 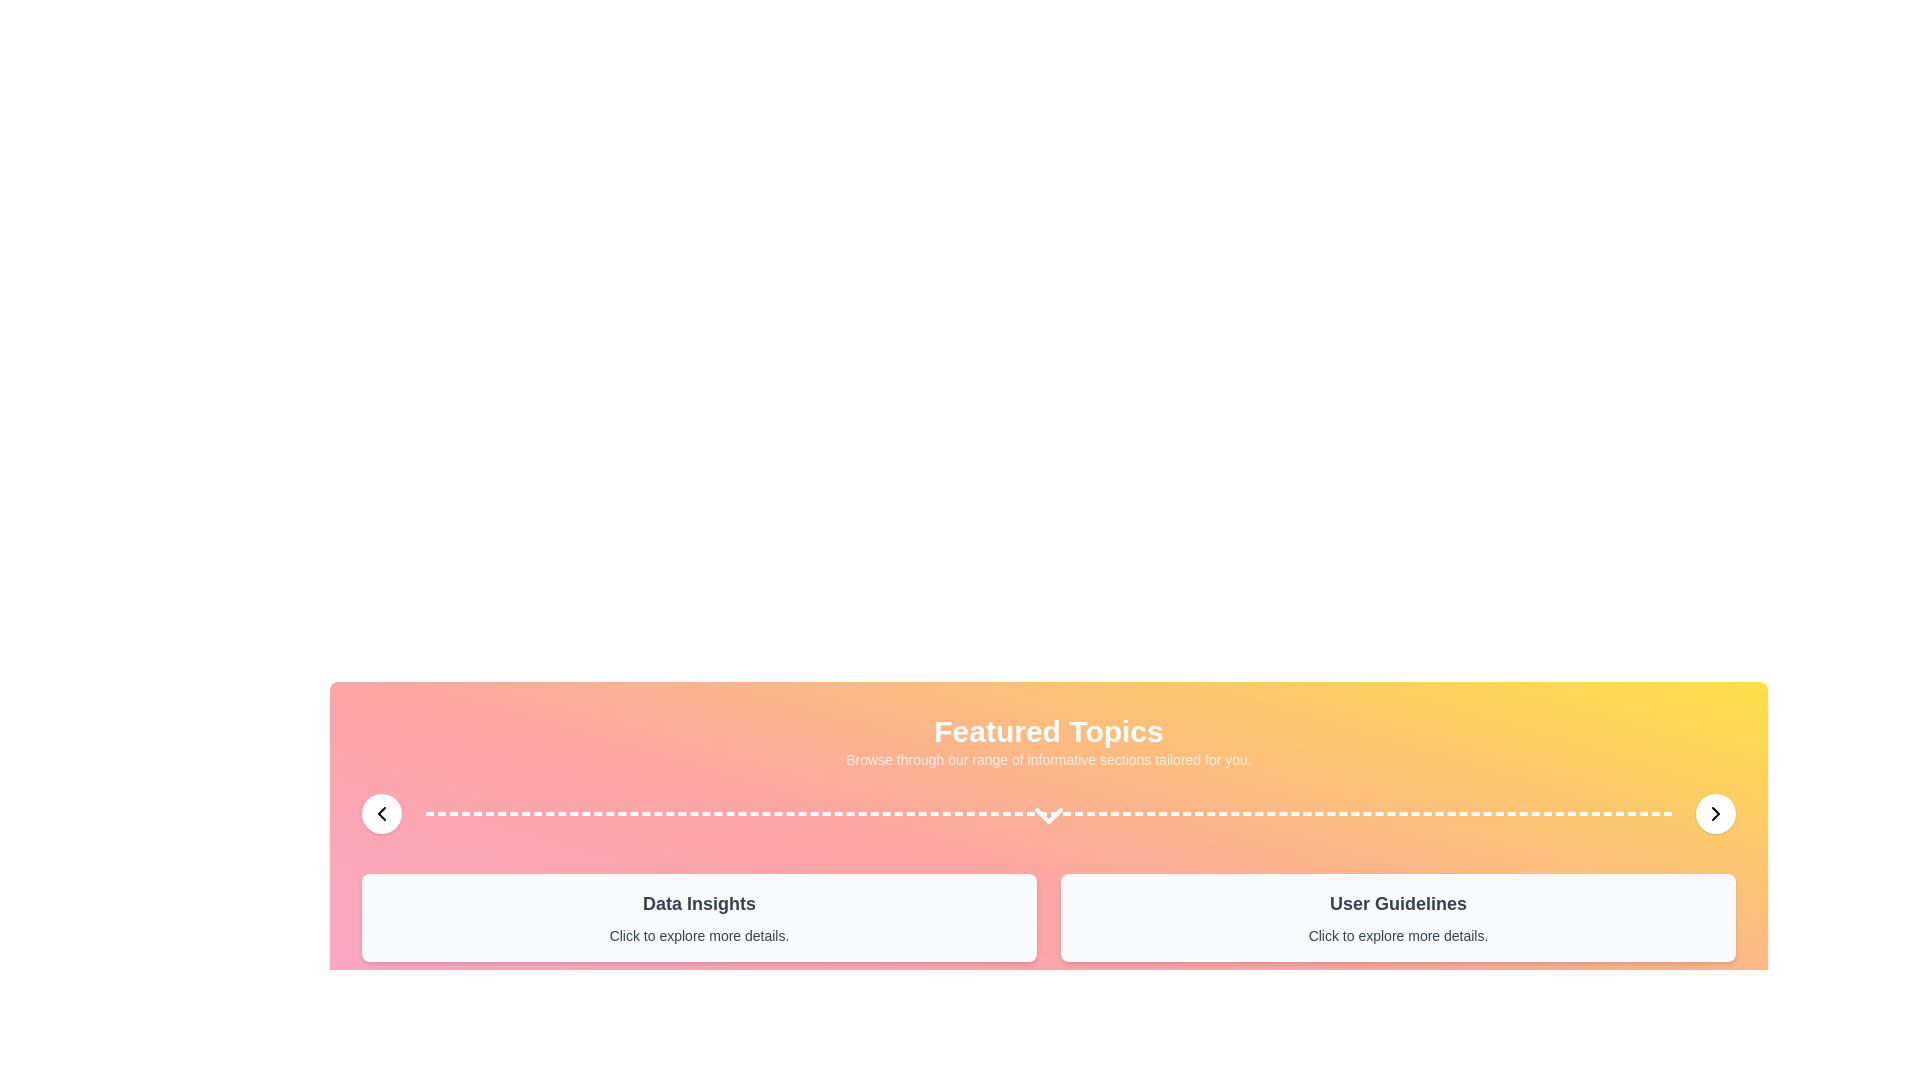 What do you see at coordinates (1715, 813) in the screenshot?
I see `the Chevron Arrow icon located in the top-right corner of the featured topics bar to trigger visual feedback` at bounding box center [1715, 813].